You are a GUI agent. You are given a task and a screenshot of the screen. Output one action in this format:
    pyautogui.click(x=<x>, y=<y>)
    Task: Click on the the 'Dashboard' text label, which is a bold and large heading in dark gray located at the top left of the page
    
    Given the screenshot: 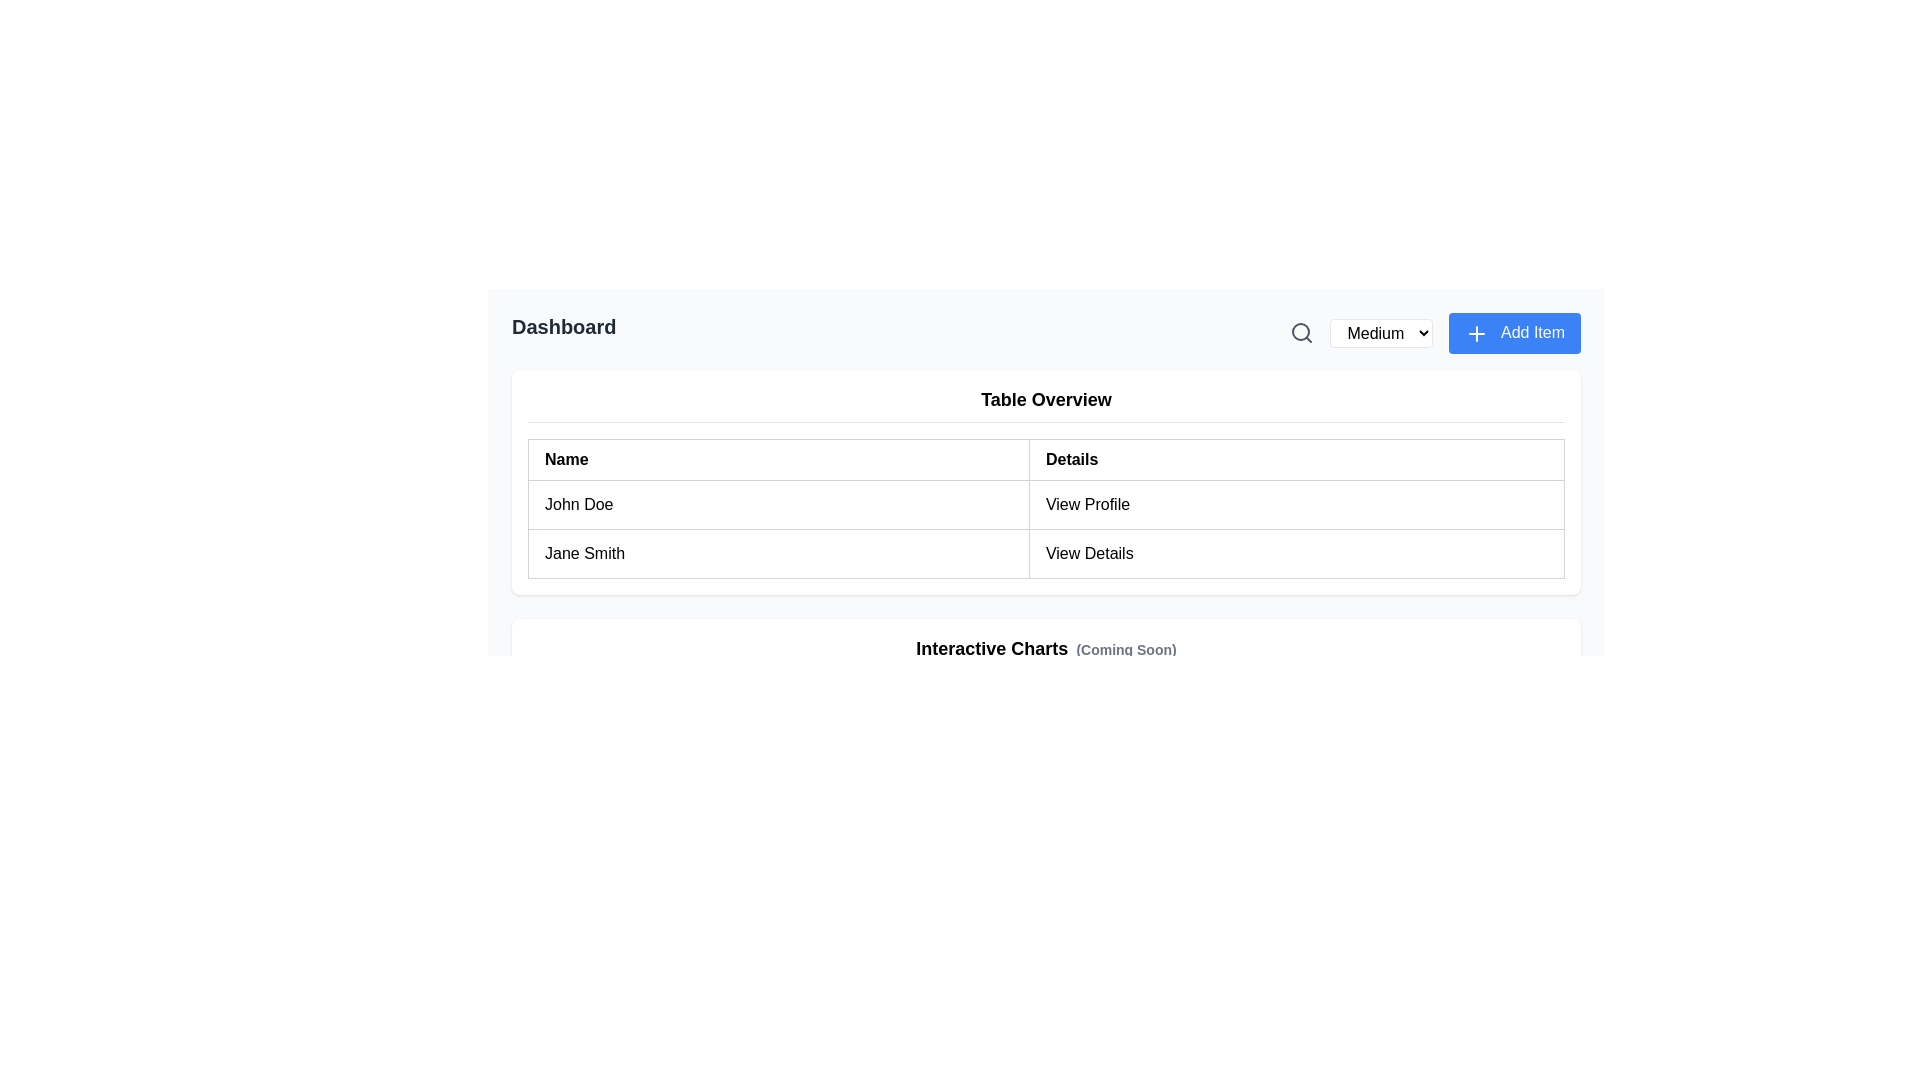 What is the action you would take?
    pyautogui.click(x=563, y=332)
    